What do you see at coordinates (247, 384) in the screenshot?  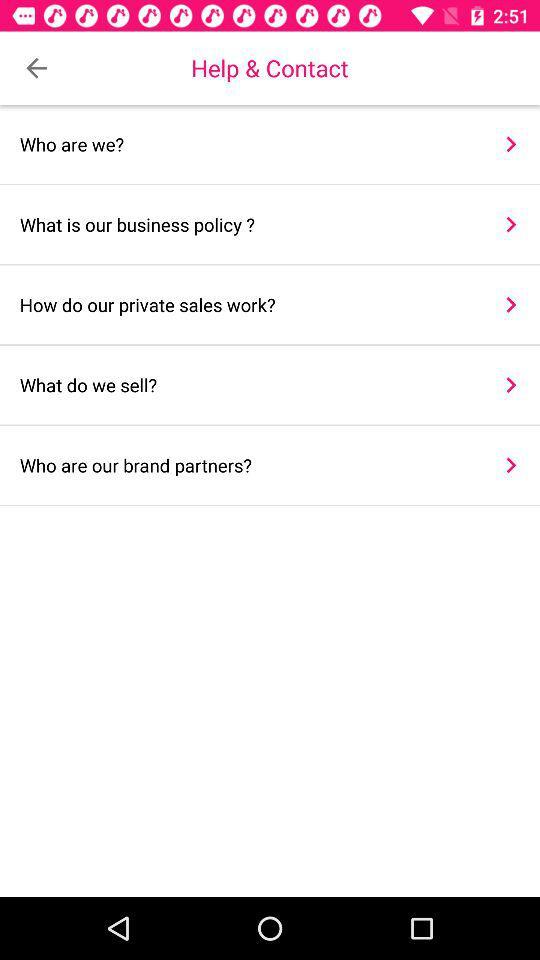 I see `the item below how do our item` at bounding box center [247, 384].